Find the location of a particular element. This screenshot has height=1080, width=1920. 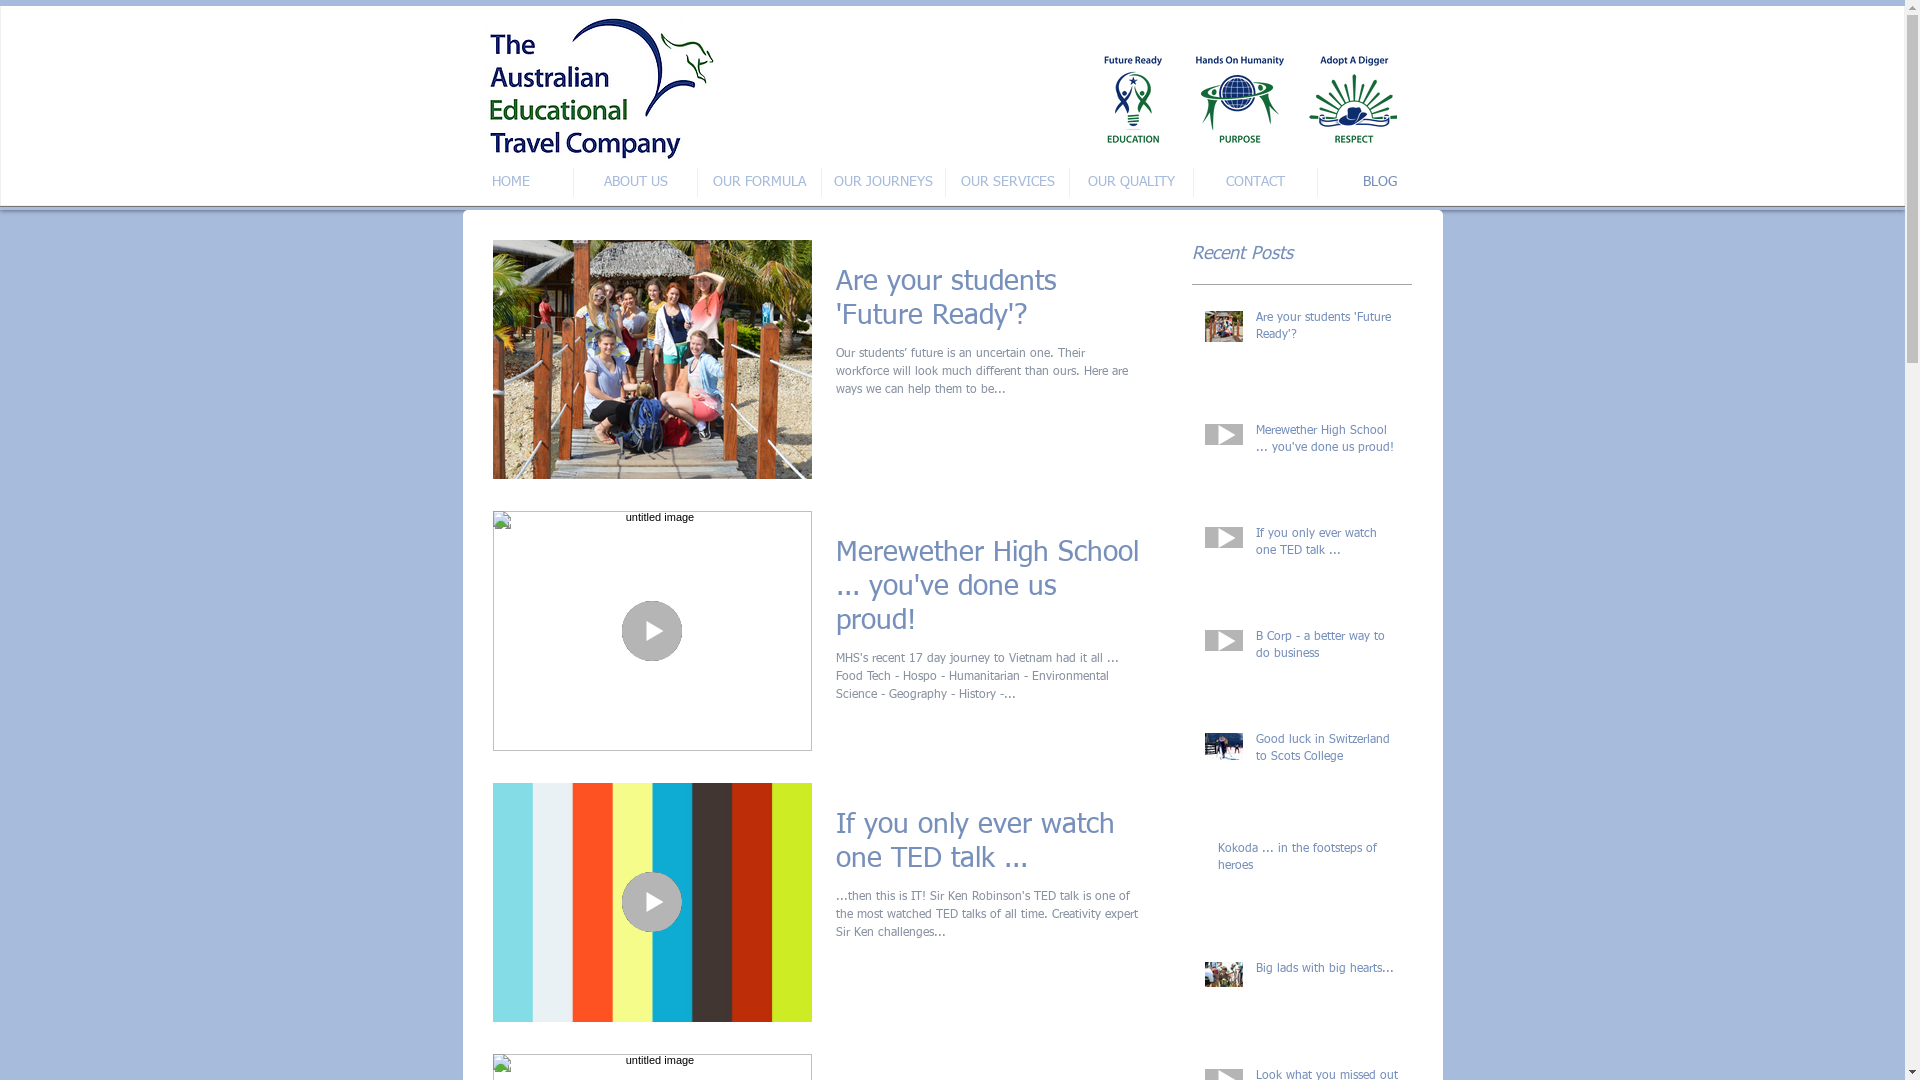

'Good luck in Switzerland to Scots College' is located at coordinates (1255, 752).